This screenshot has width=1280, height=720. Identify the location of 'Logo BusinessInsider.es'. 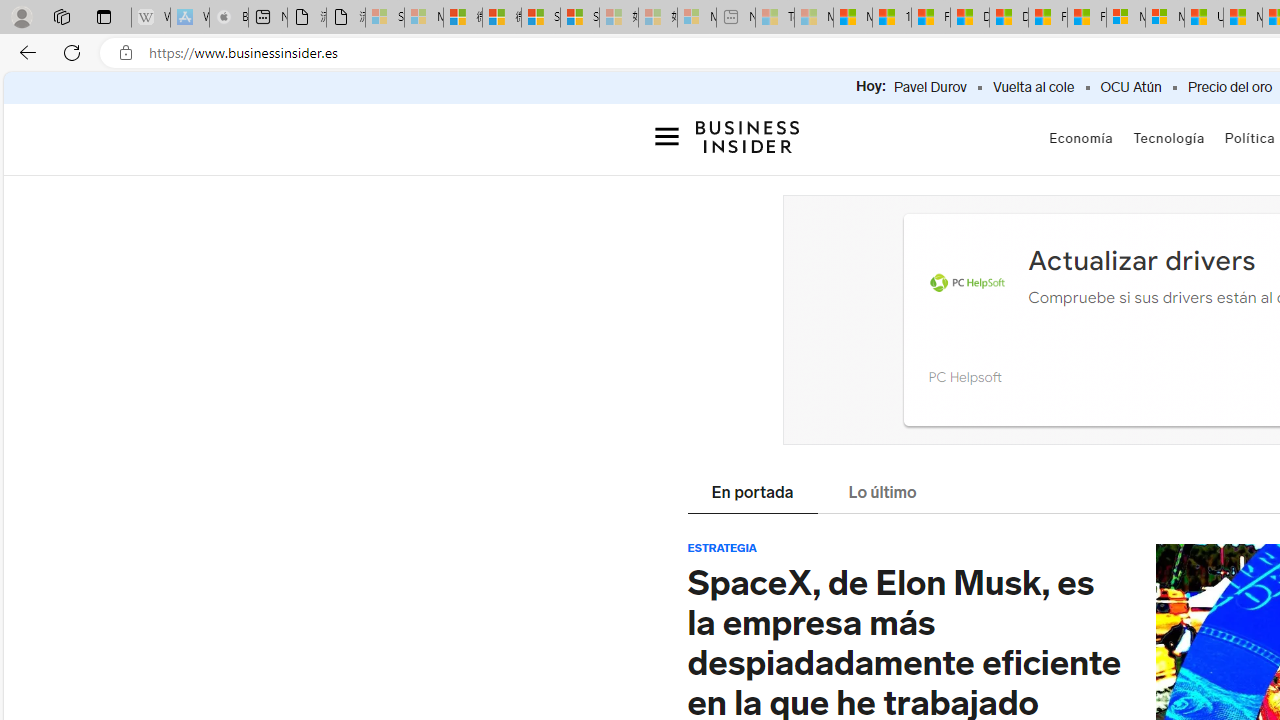
(747, 135).